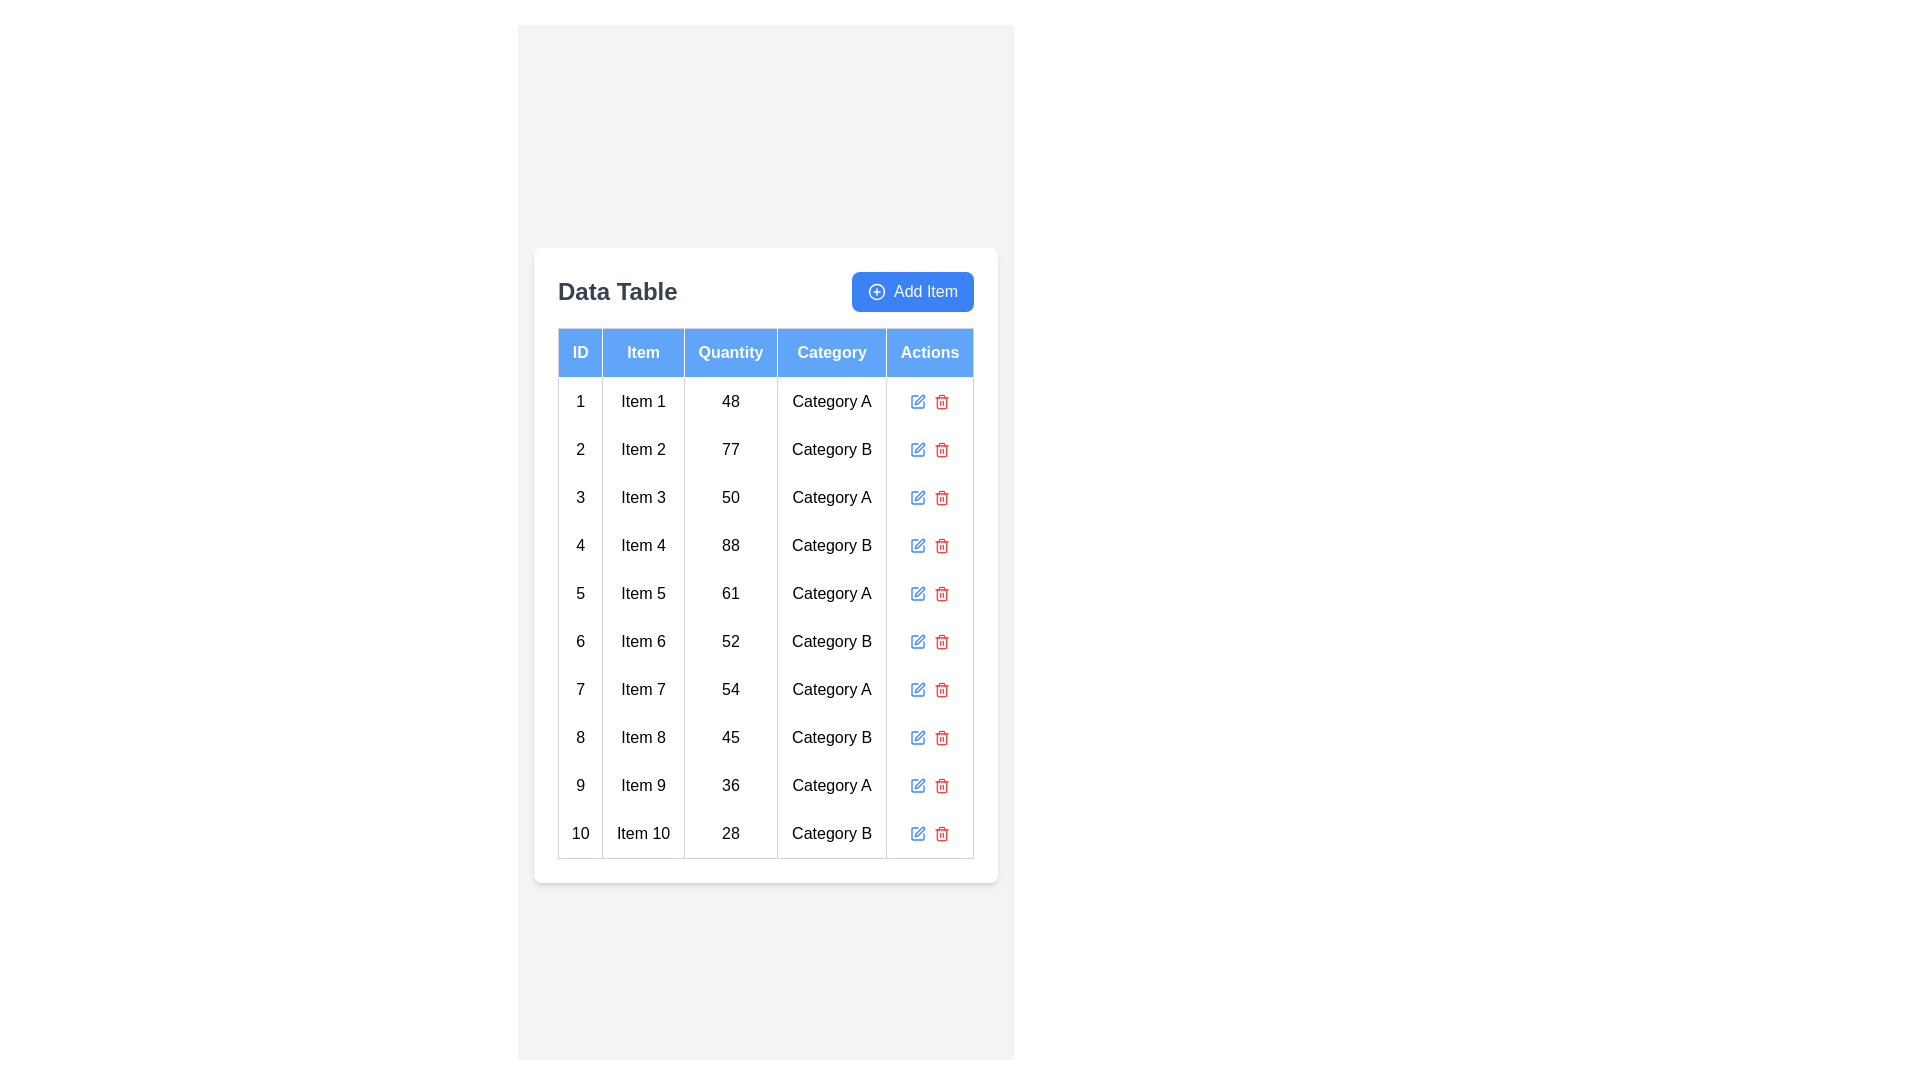 The width and height of the screenshot is (1920, 1080). What do you see at coordinates (919, 494) in the screenshot?
I see `the pen-shaped icon in the 'Actions' column of the data table to invoke its editing functionality` at bounding box center [919, 494].